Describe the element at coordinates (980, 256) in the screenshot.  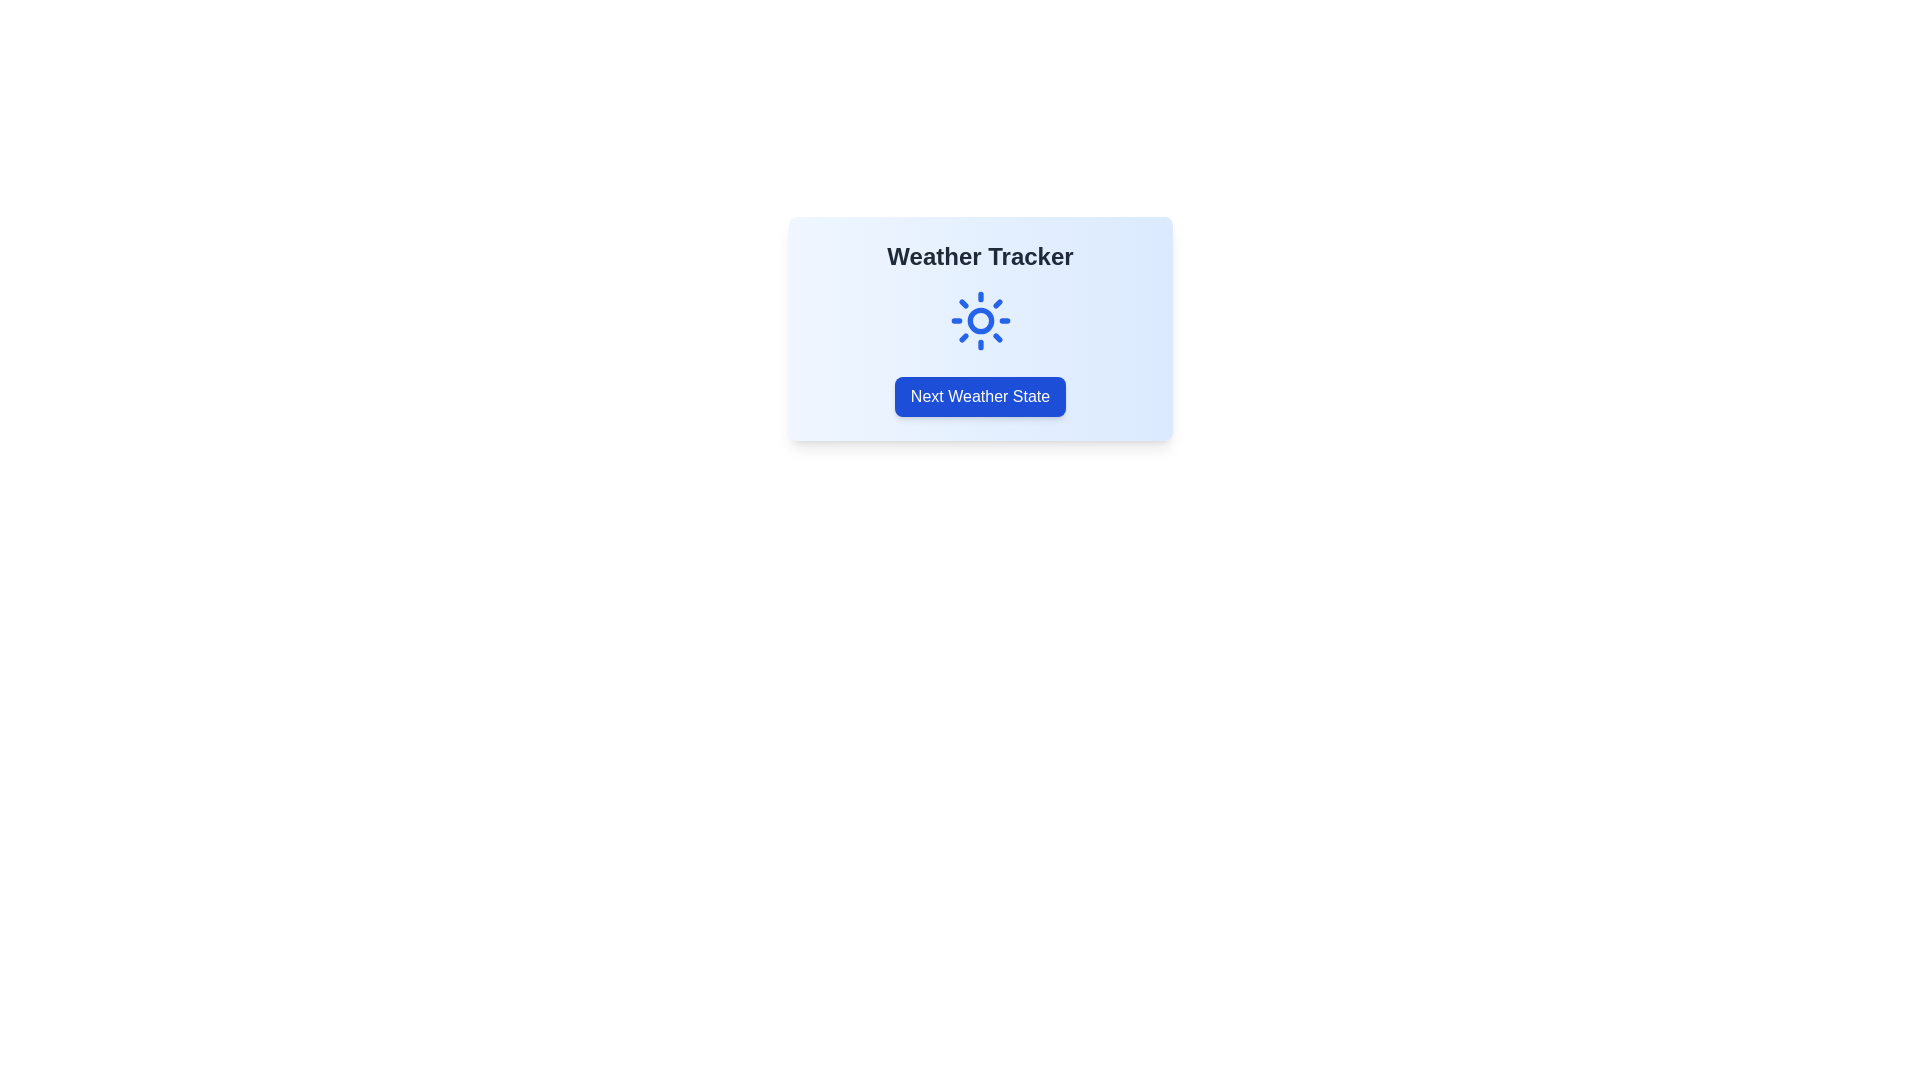
I see `the text label displaying 'Weather Tracker' in a bold, large, serif font, located at the top center of the rounded card with a gradient blue background` at that location.